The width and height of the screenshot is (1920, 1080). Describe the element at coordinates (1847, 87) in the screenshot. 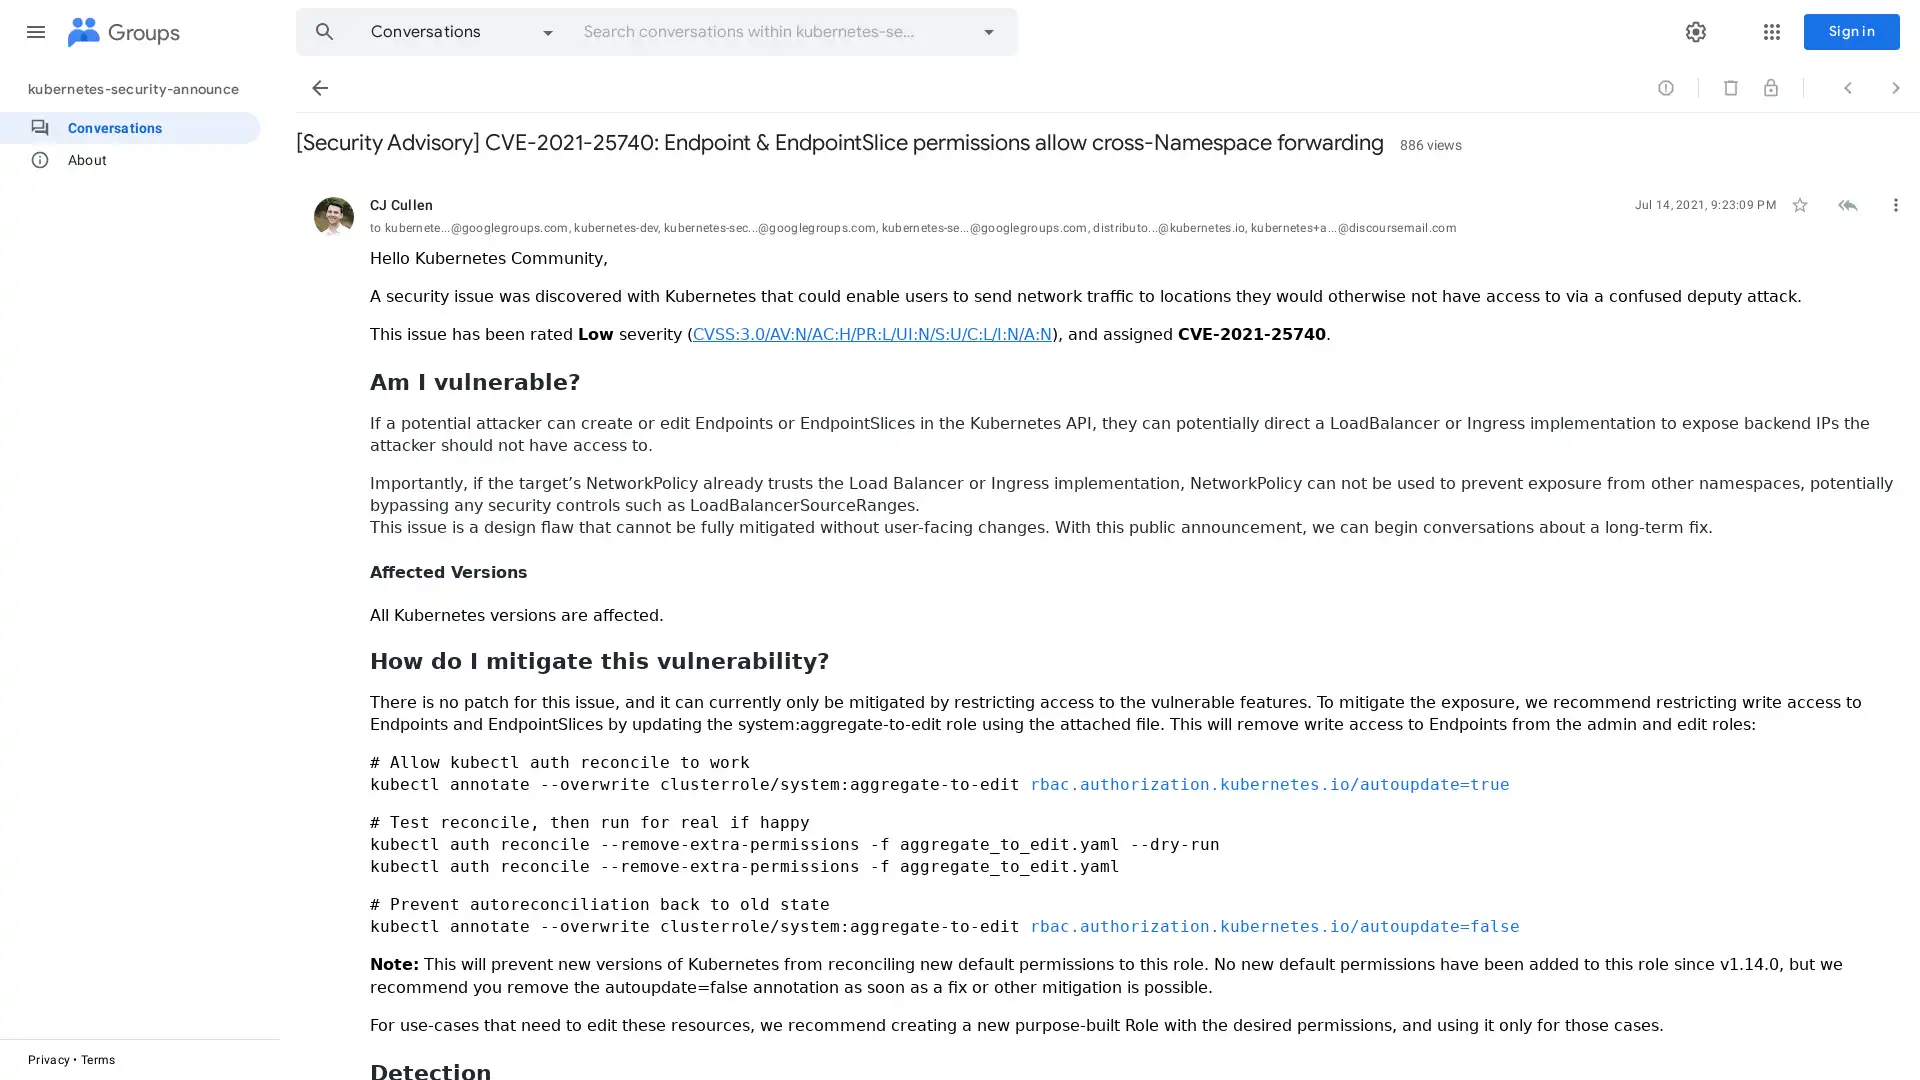

I see `Previous` at that location.